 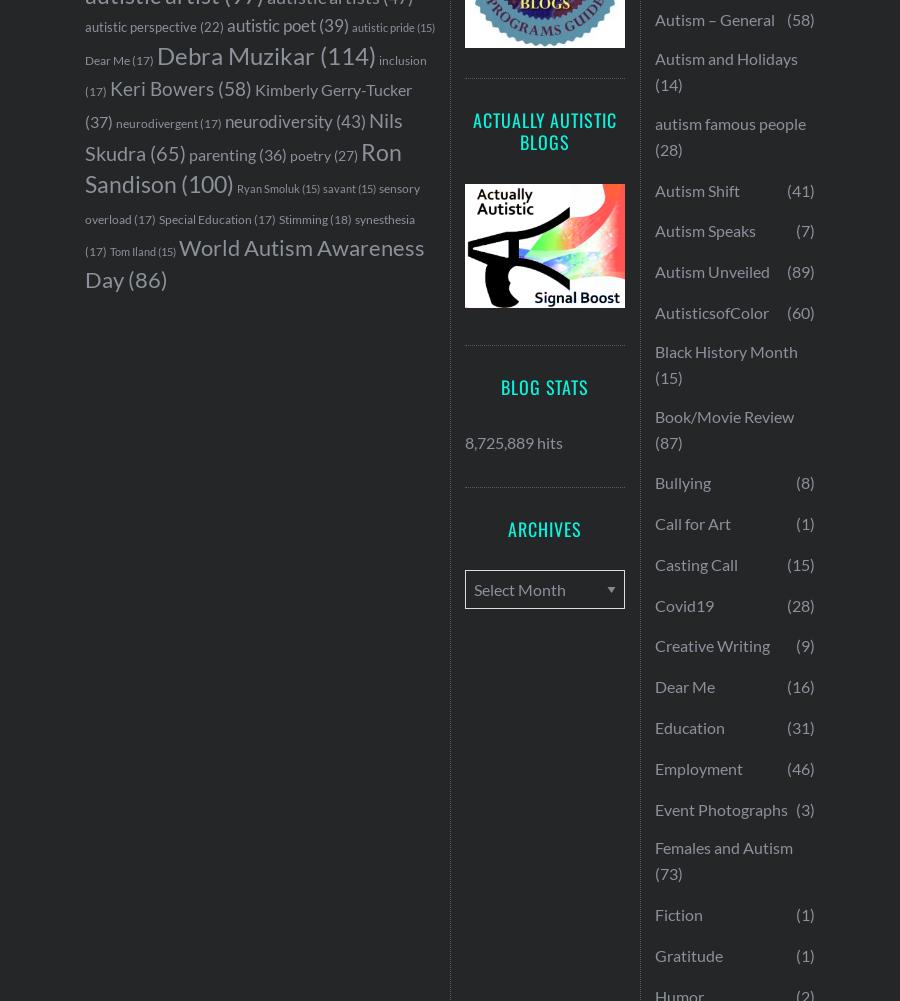 I want to click on '(36)', so click(x=270, y=154).